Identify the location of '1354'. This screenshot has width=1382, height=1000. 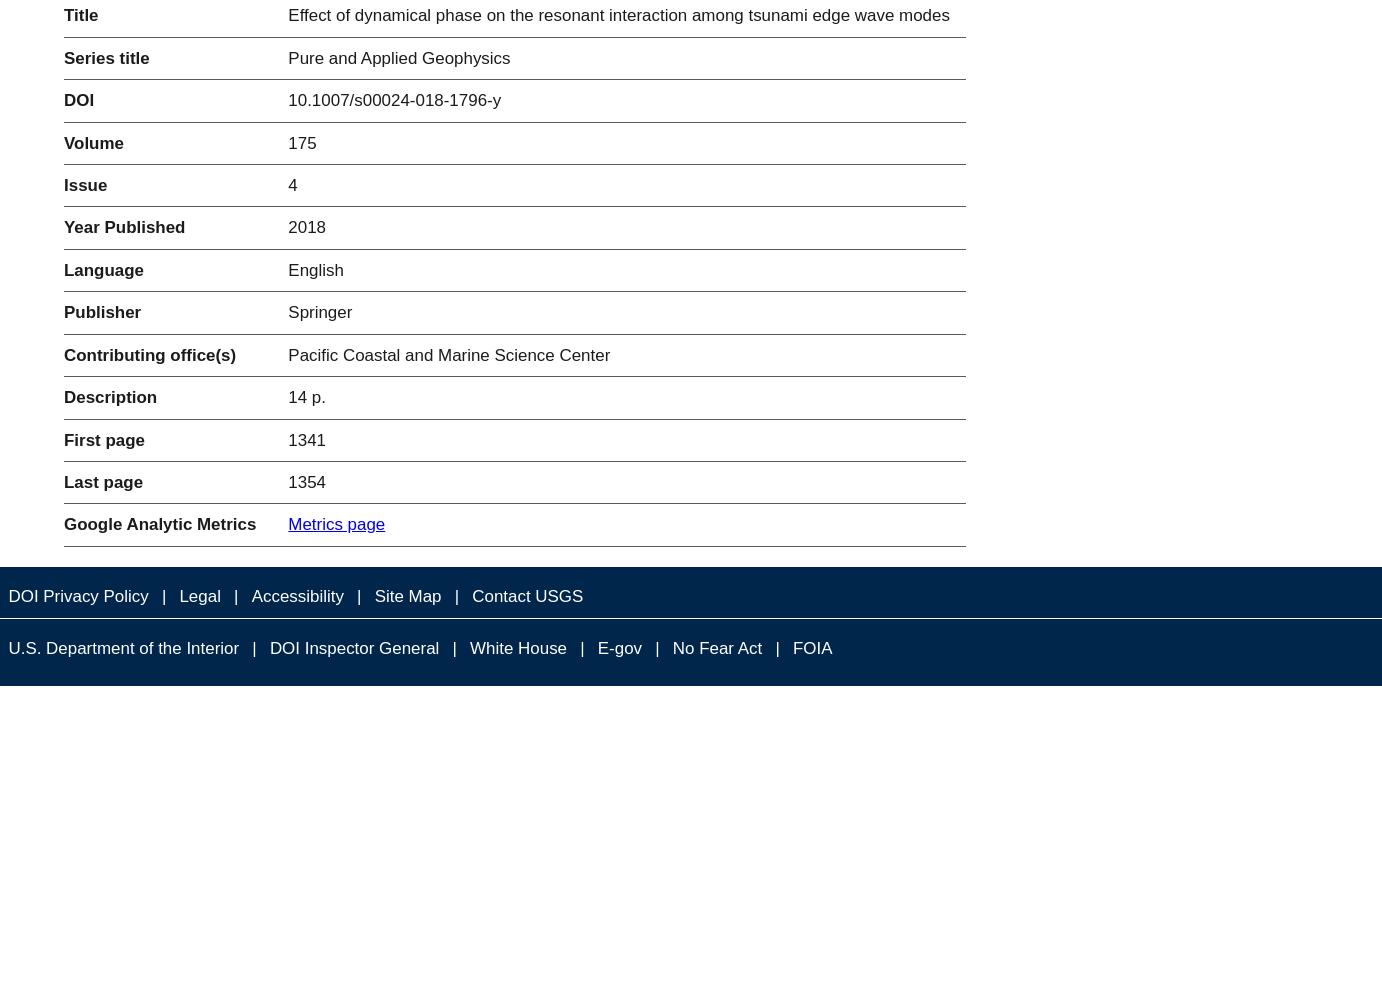
(305, 480).